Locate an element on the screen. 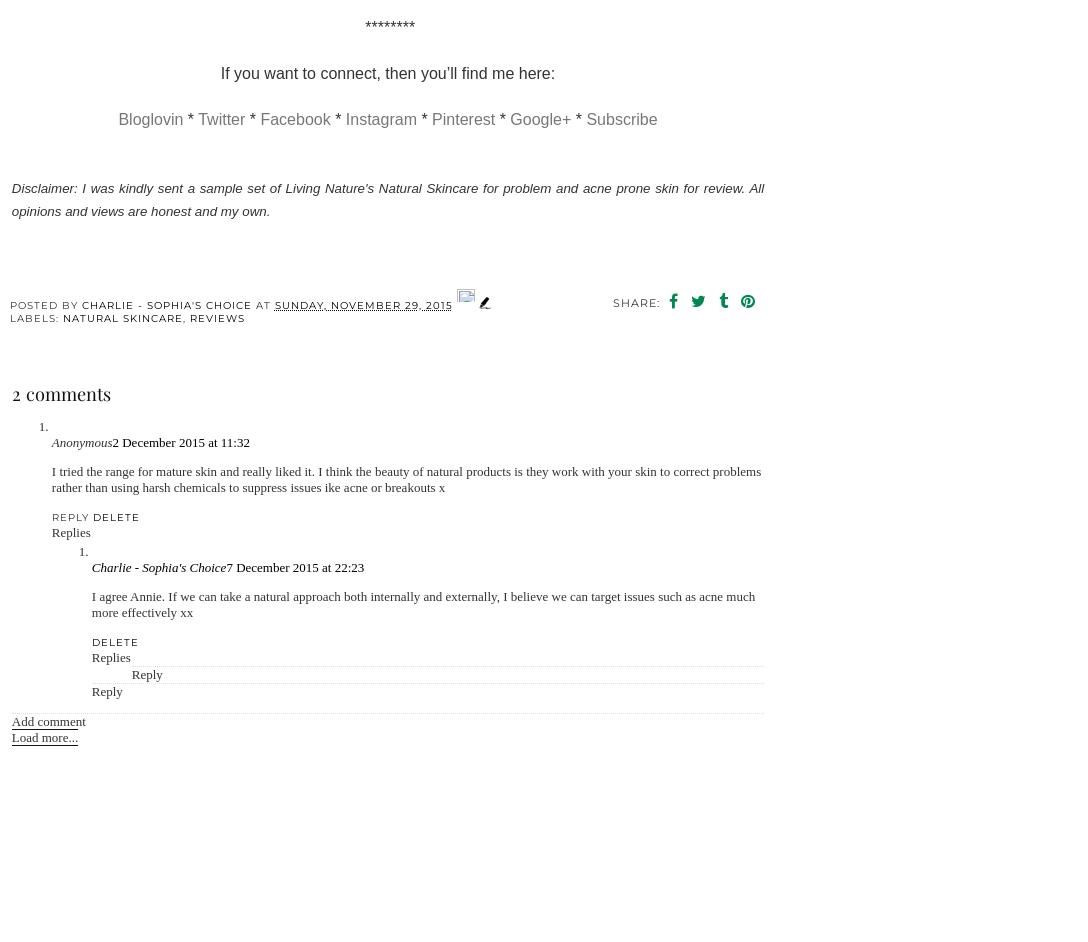 This screenshot has width=1088, height=942. 'Reviews' is located at coordinates (215, 317).